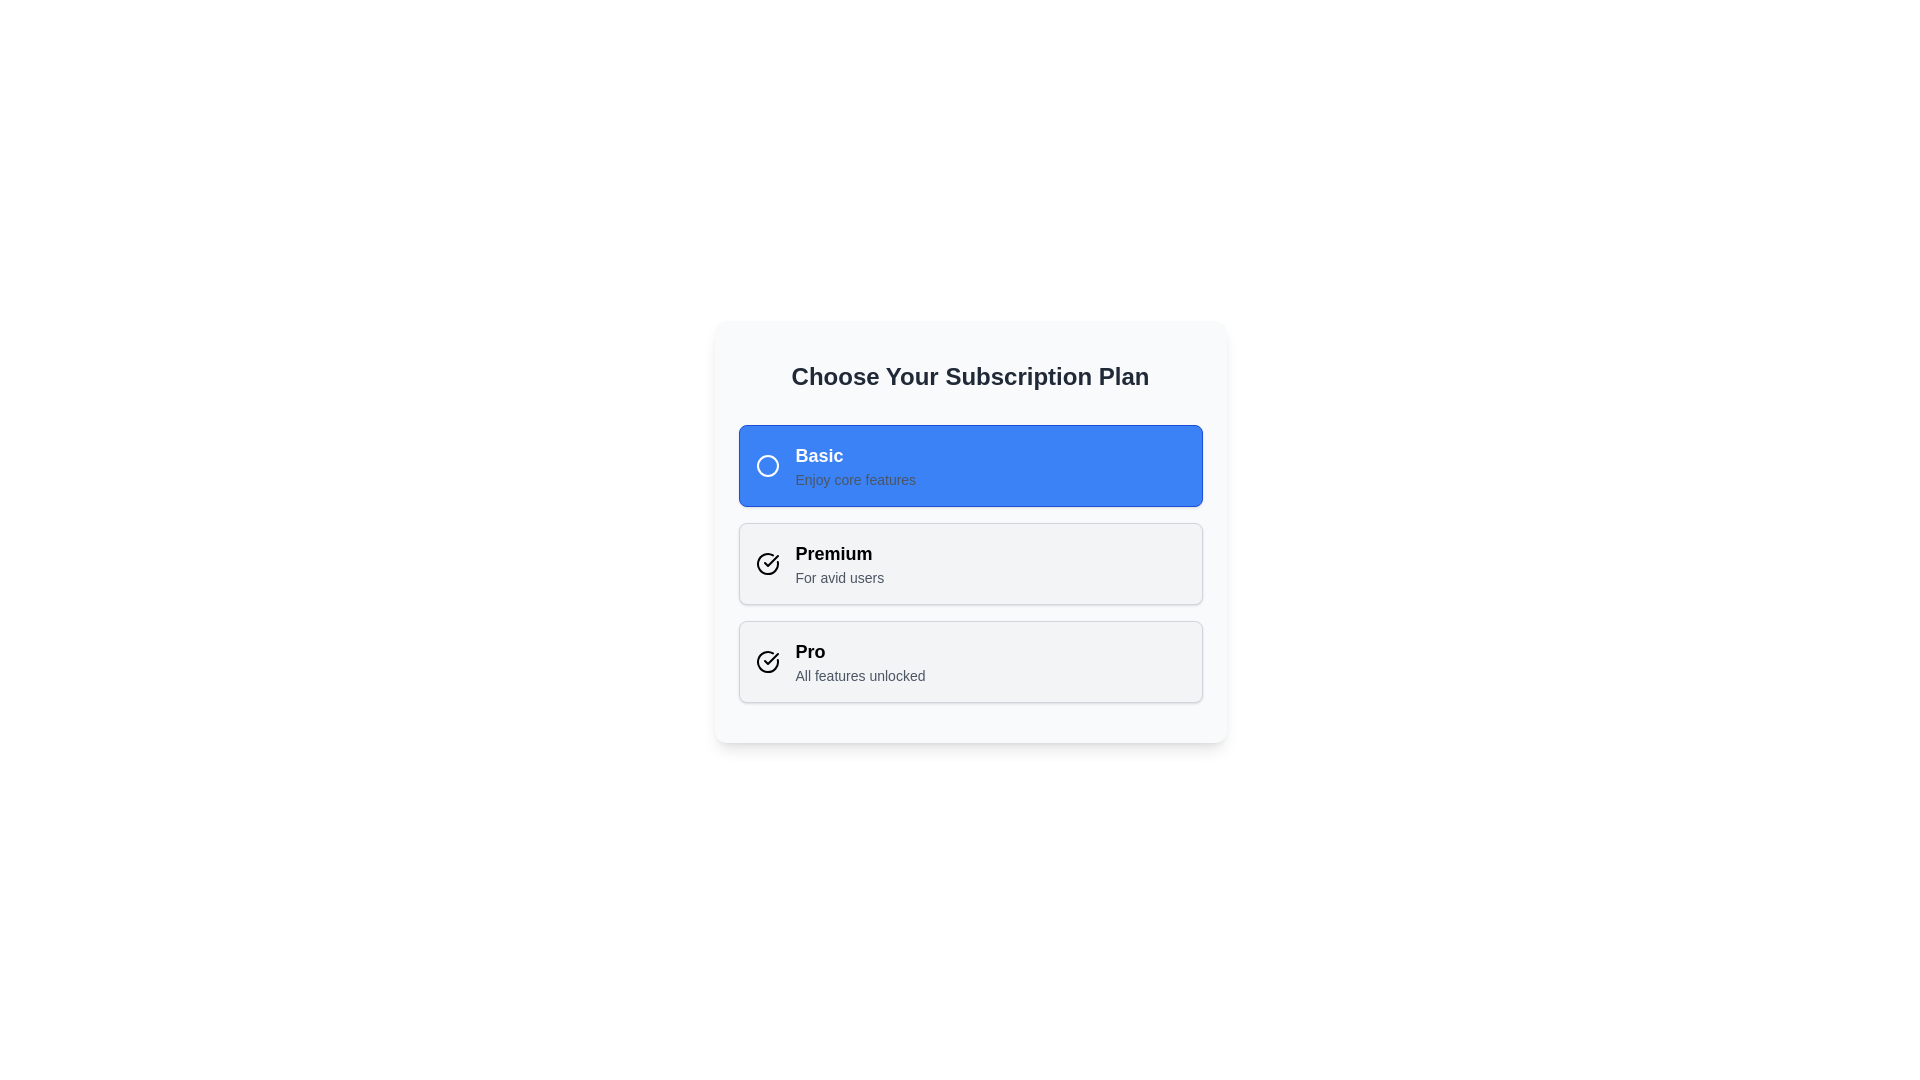 The height and width of the screenshot is (1080, 1920). What do you see at coordinates (766, 563) in the screenshot?
I see `the checkmark icon inside the circle` at bounding box center [766, 563].